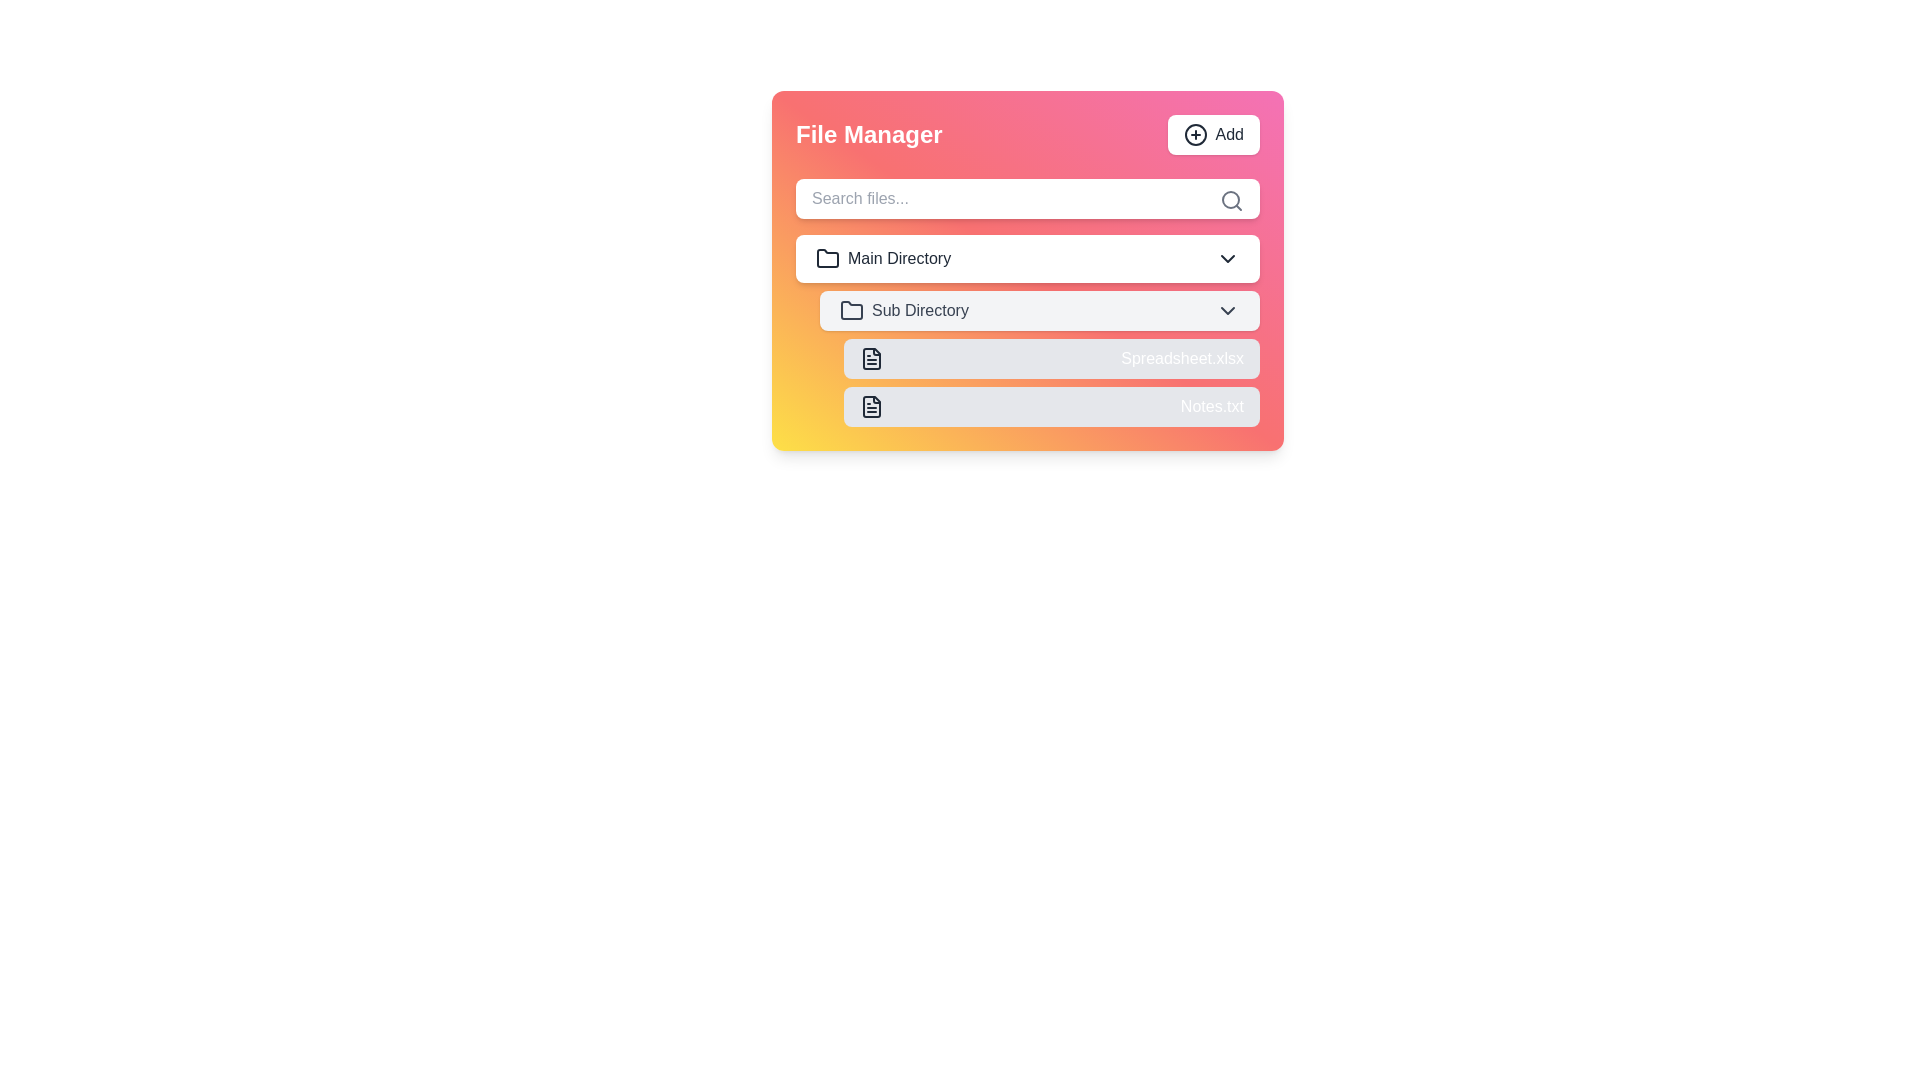 The image size is (1920, 1080). Describe the element at coordinates (1050, 357) in the screenshot. I see `the highlighted file list item labeled 'Spreadsheet.xlsx'` at that location.